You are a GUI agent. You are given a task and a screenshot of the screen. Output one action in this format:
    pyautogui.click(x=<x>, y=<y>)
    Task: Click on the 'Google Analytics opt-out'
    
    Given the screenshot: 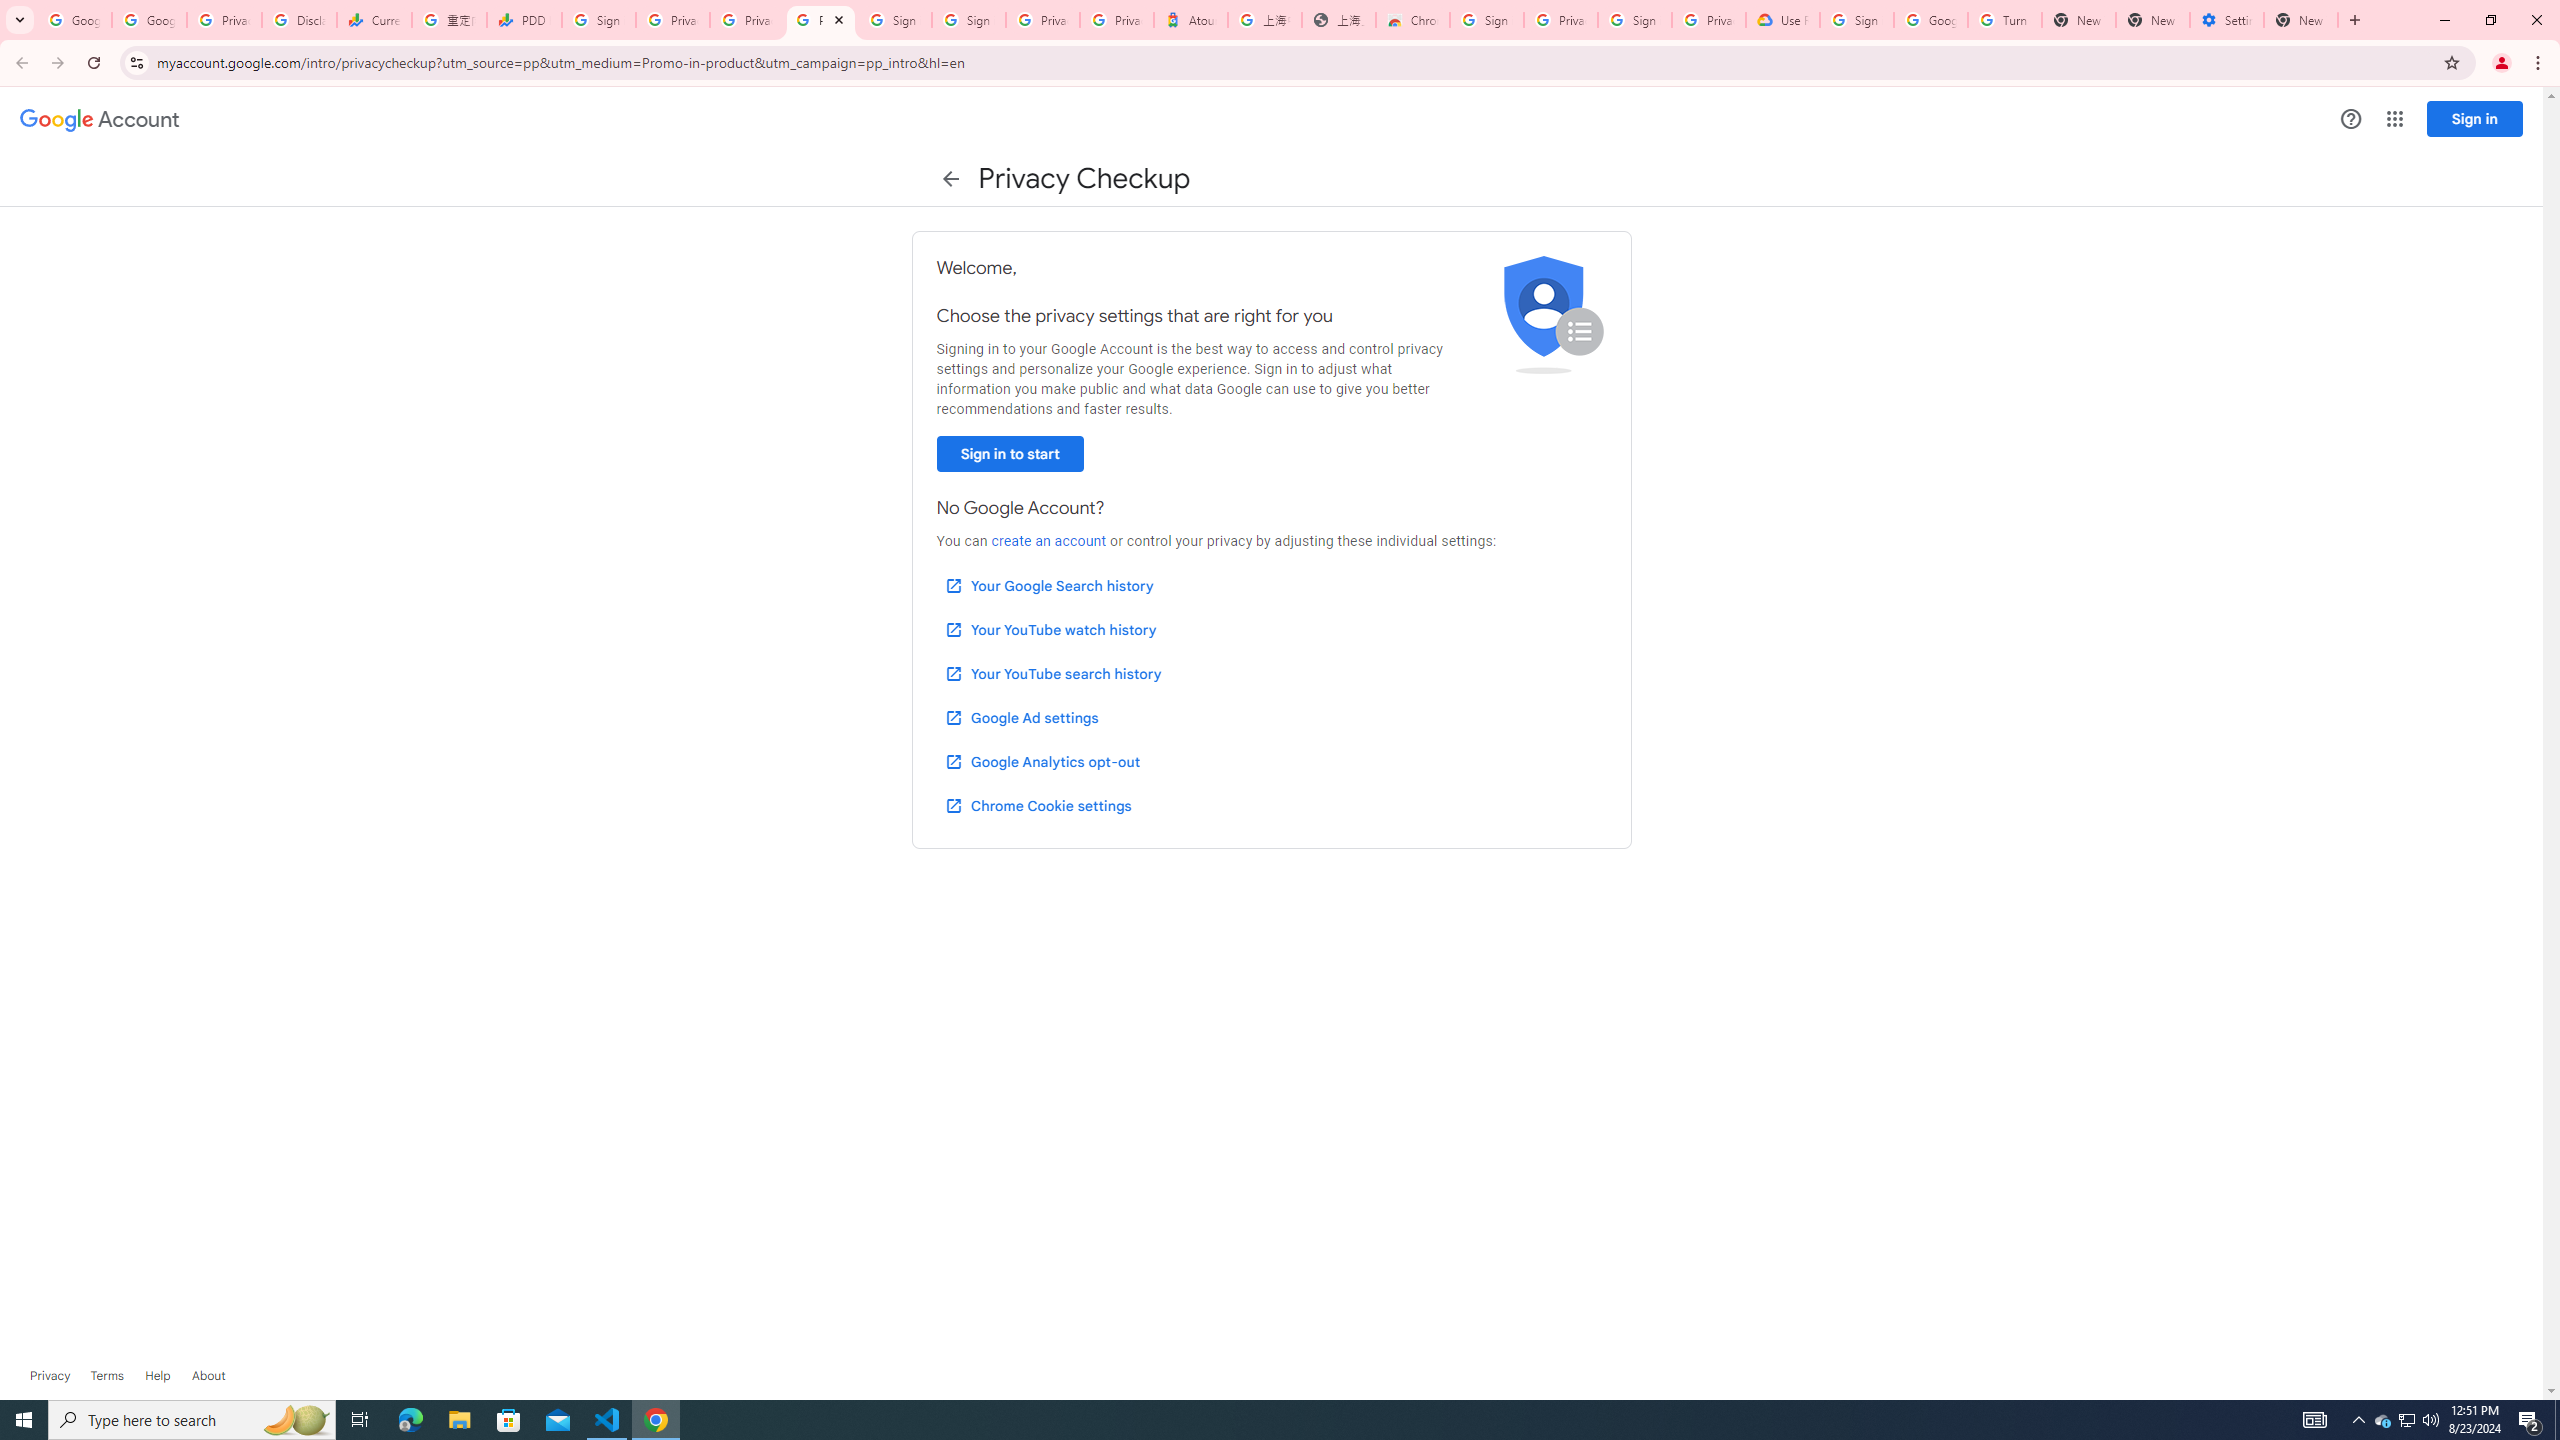 What is the action you would take?
    pyautogui.click(x=1040, y=762)
    